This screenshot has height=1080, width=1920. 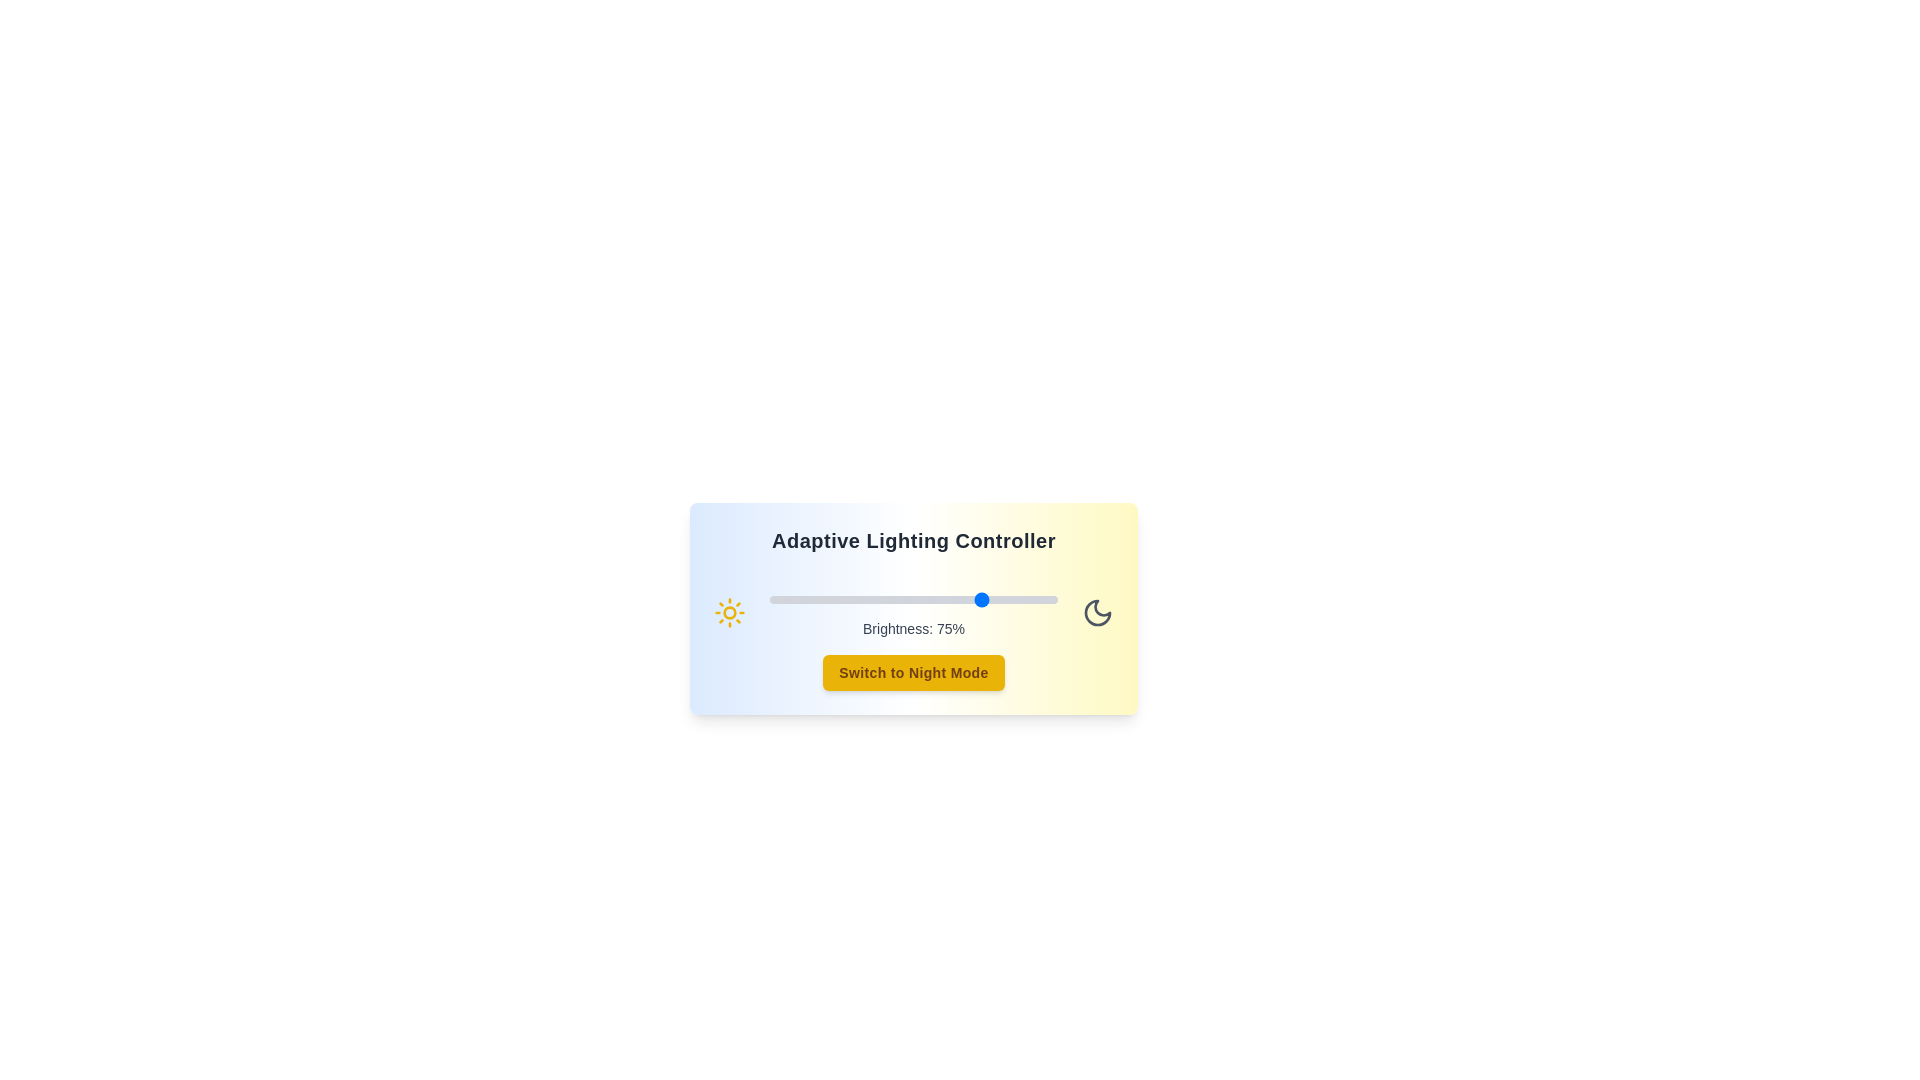 I want to click on the brightness level, so click(x=935, y=599).